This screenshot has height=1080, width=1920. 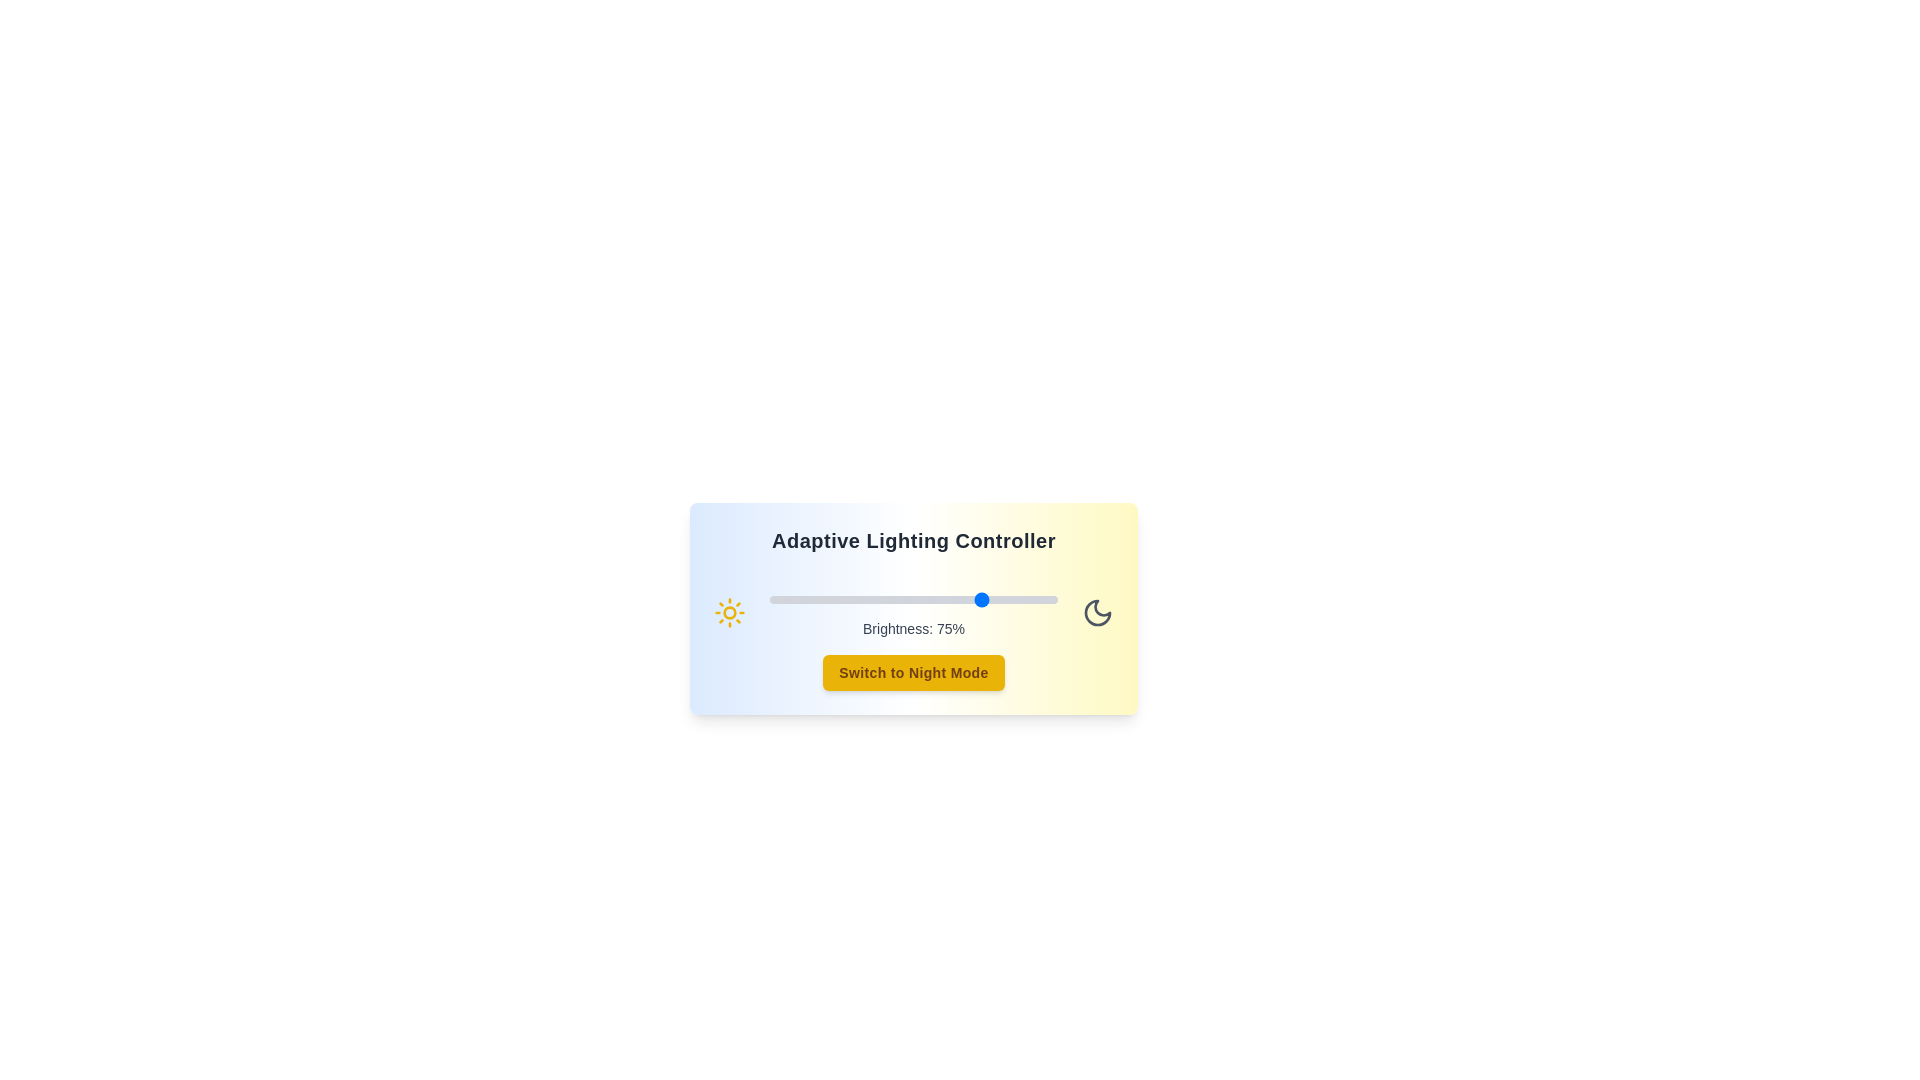 I want to click on the brightness level, so click(x=935, y=599).